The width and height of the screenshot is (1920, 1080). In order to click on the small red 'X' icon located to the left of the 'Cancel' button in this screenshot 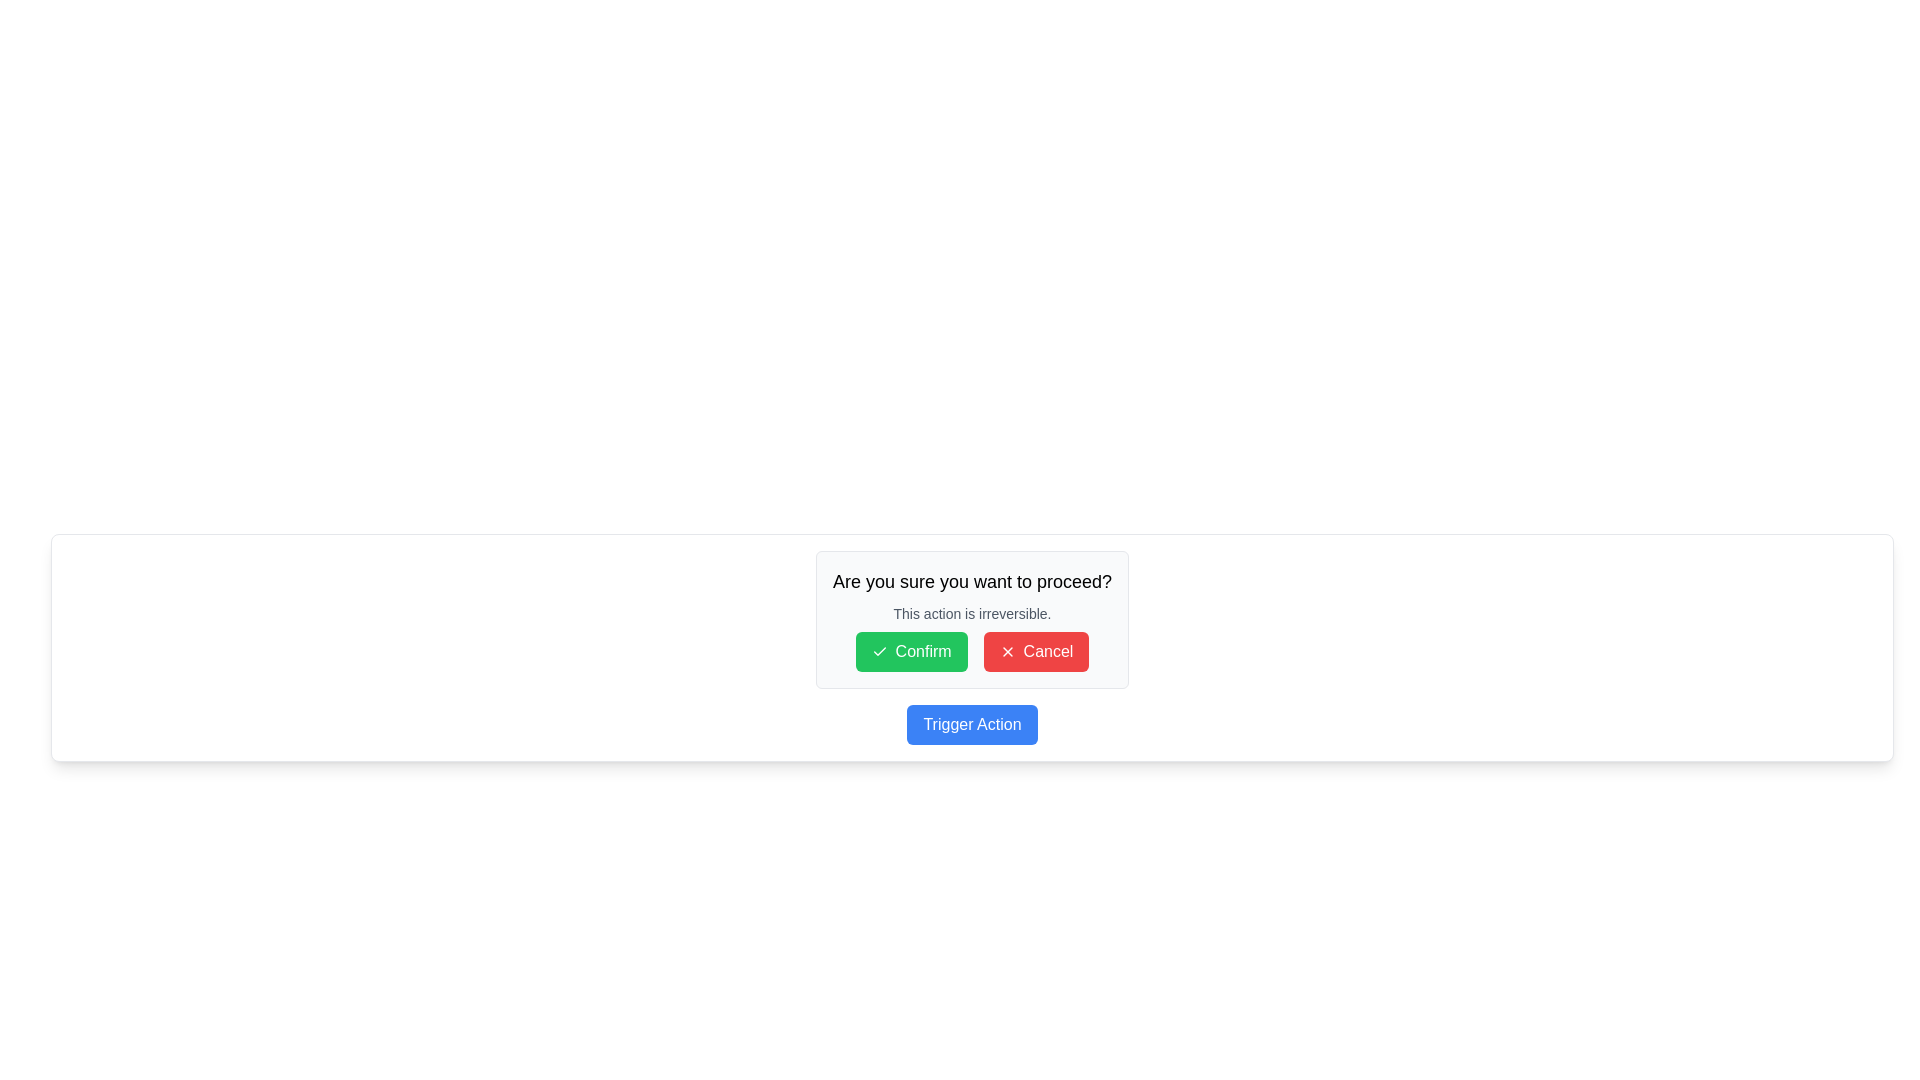, I will do `click(1007, 651)`.